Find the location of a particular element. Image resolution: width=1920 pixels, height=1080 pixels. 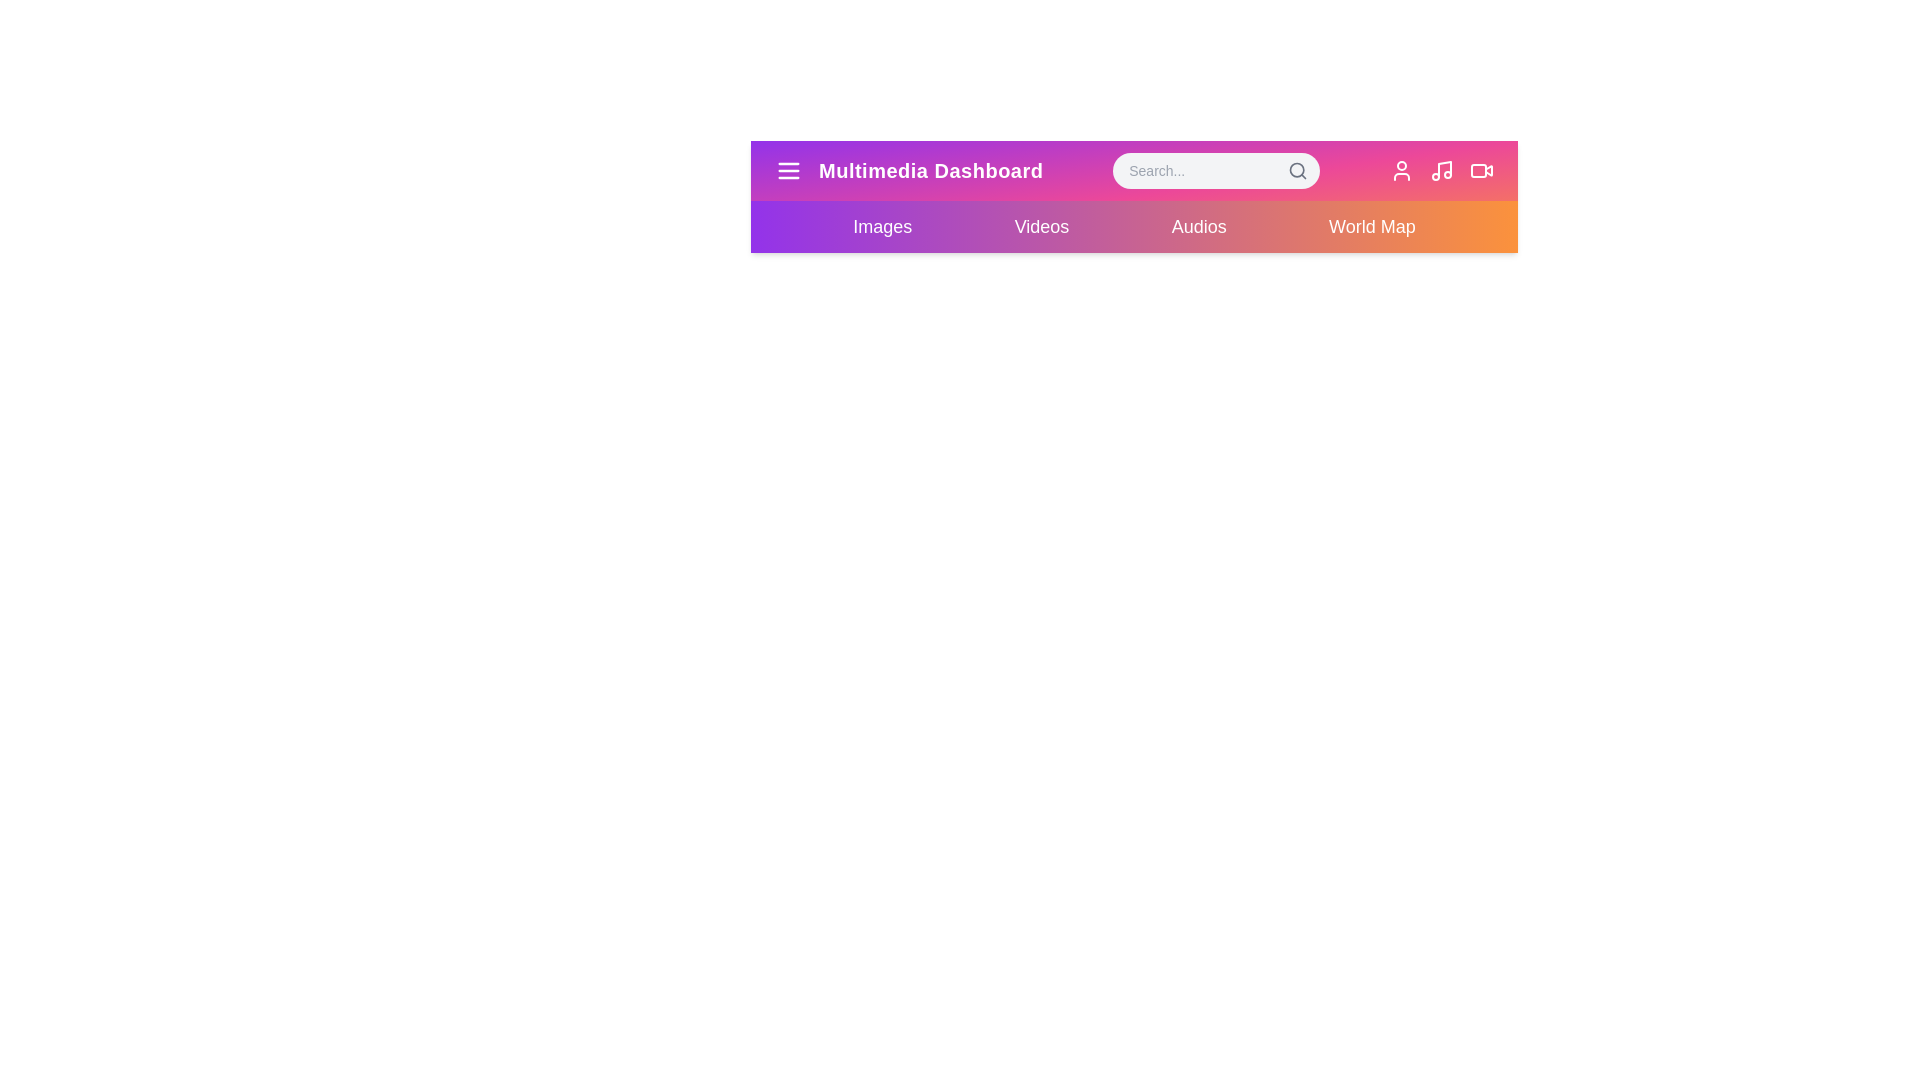

the navigation item Images to navigate to the respective section is located at coordinates (881, 226).